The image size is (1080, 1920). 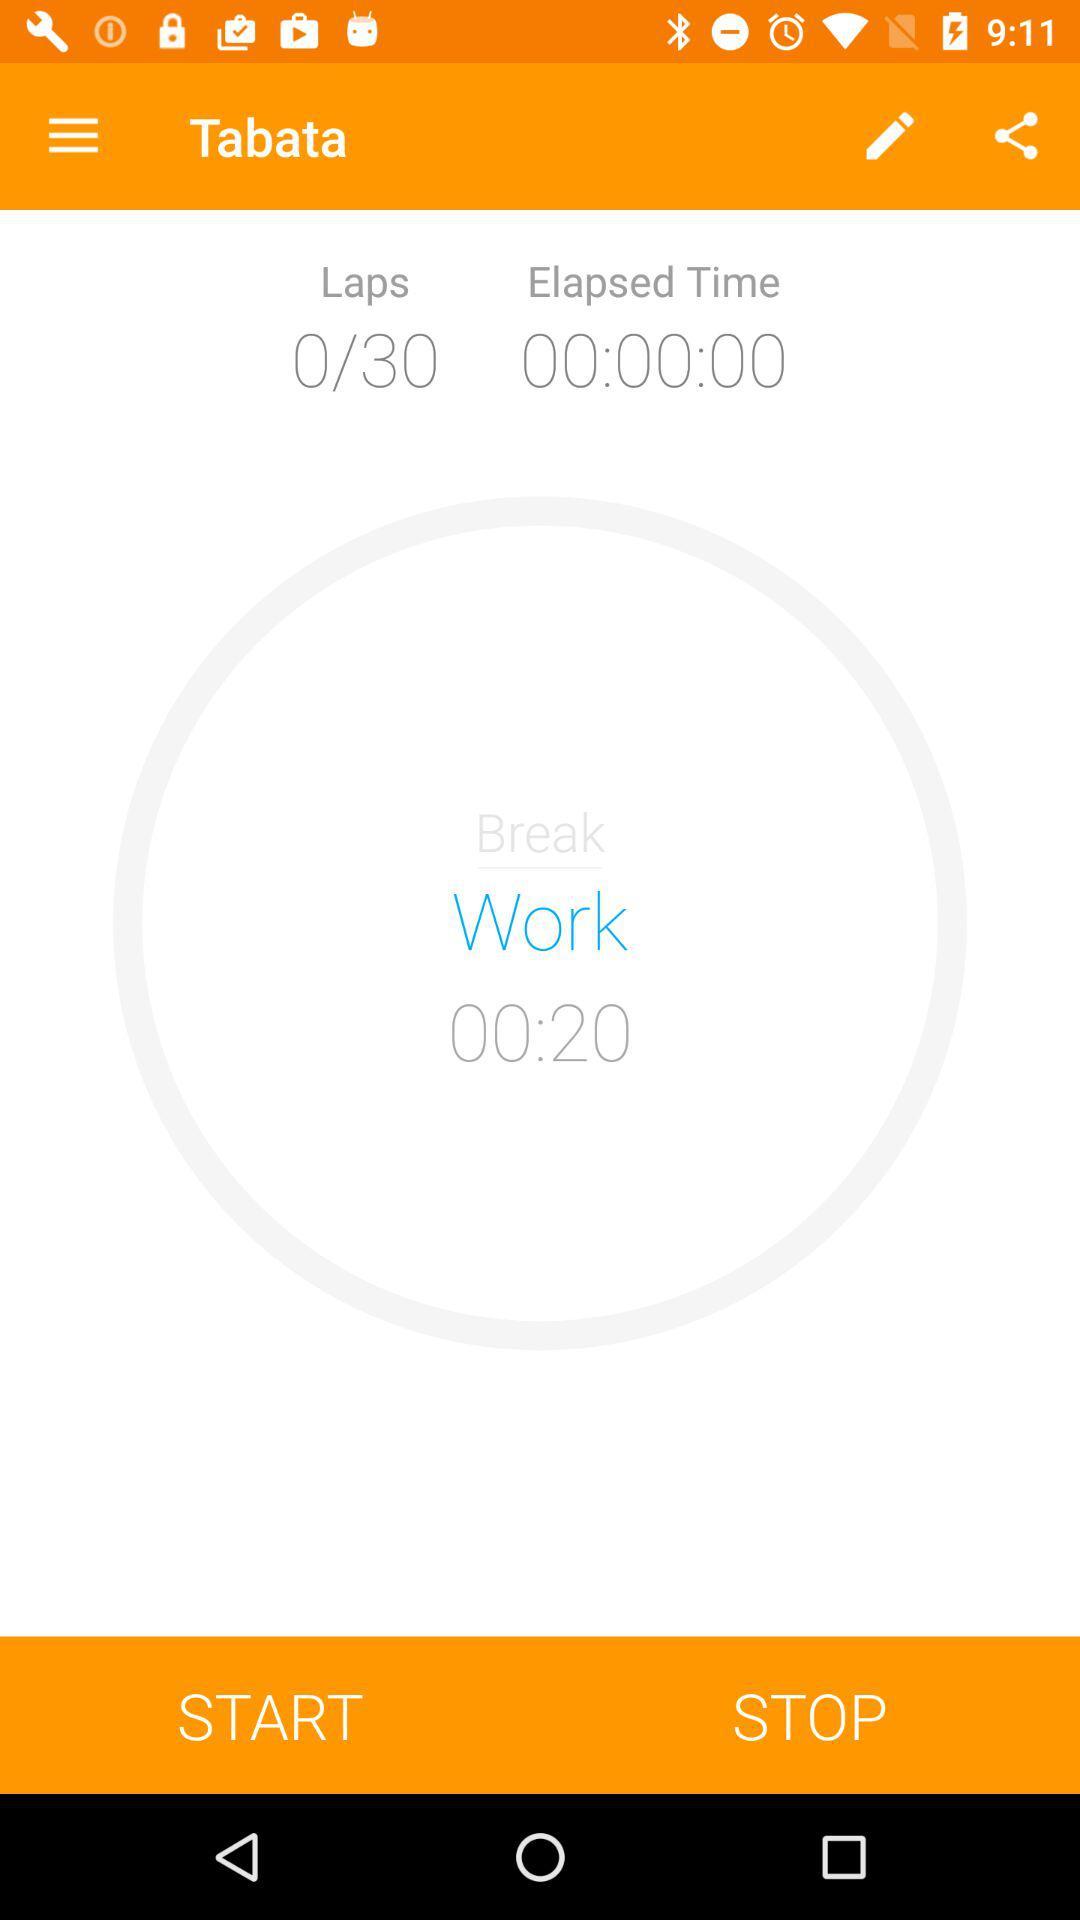 I want to click on the icon at the bottom left corner, so click(x=270, y=1714).